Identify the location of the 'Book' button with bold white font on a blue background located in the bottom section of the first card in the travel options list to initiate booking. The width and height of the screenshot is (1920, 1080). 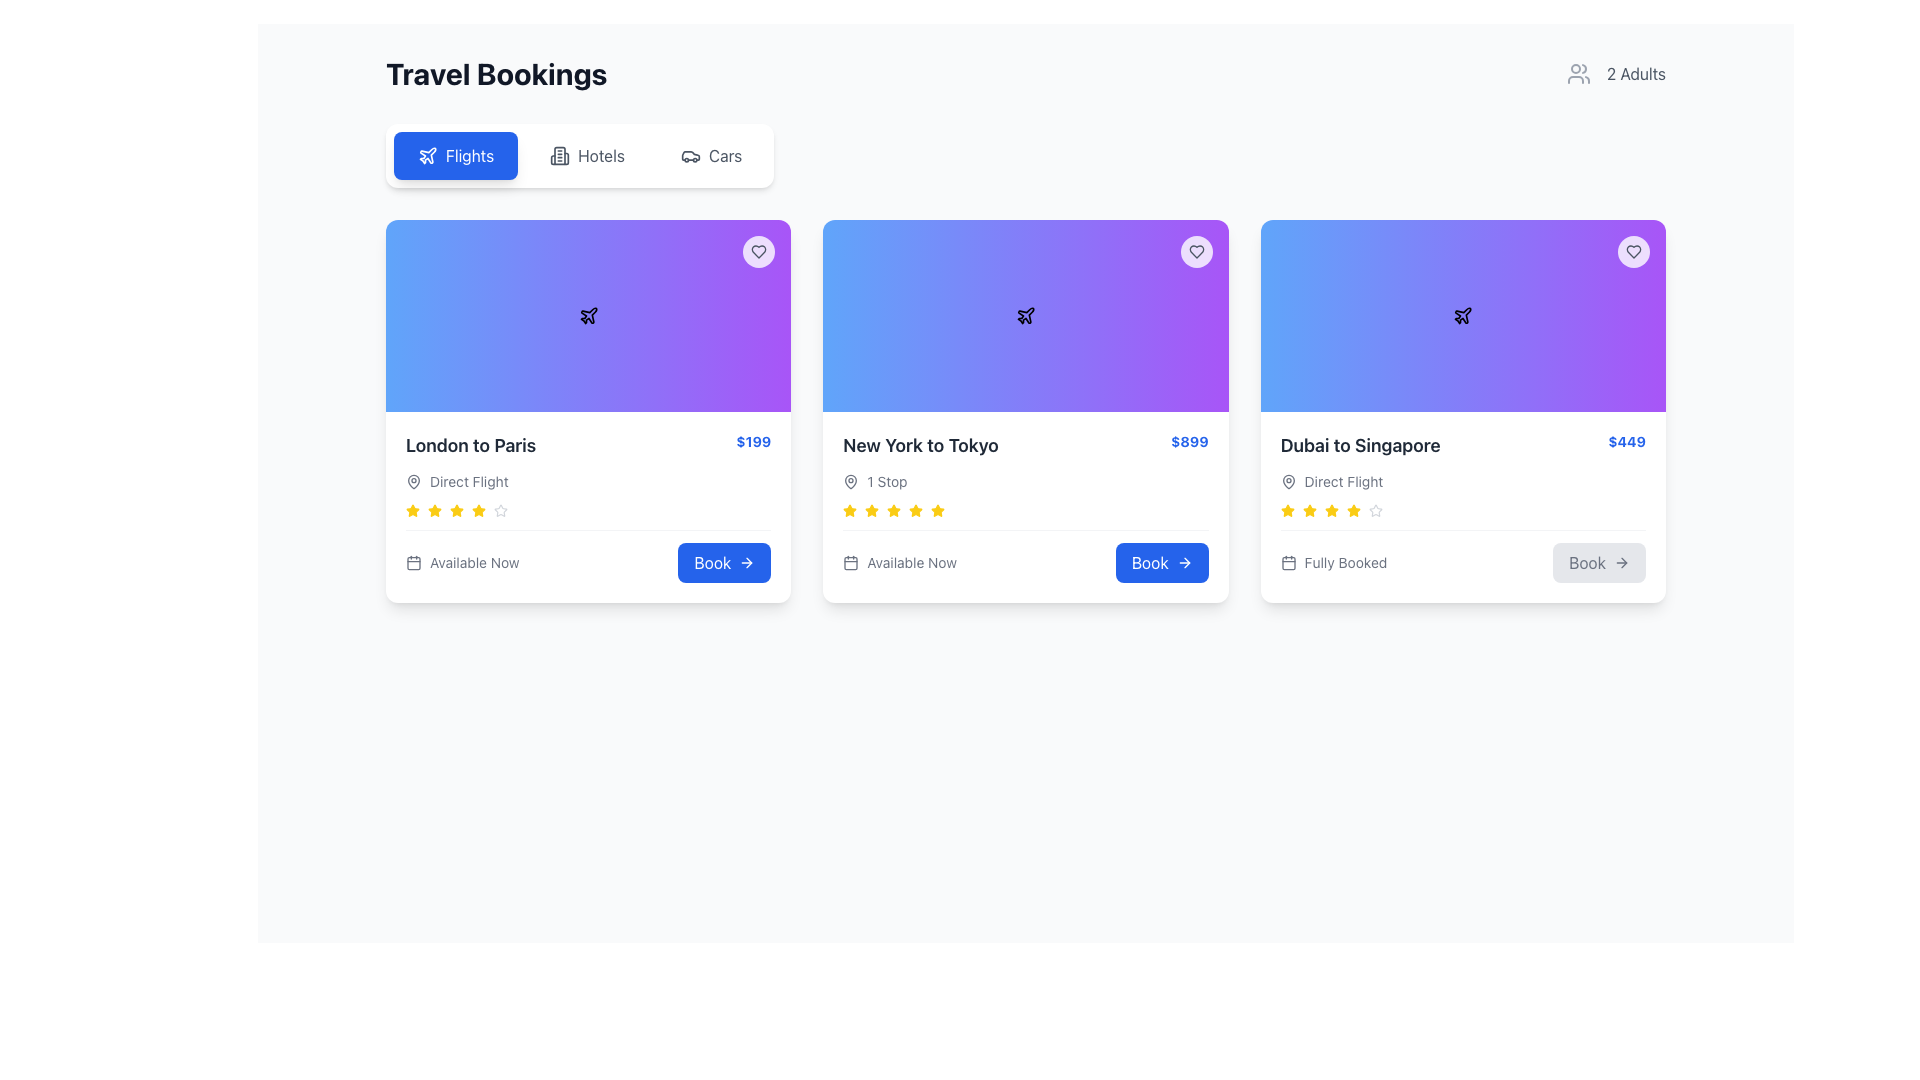
(712, 563).